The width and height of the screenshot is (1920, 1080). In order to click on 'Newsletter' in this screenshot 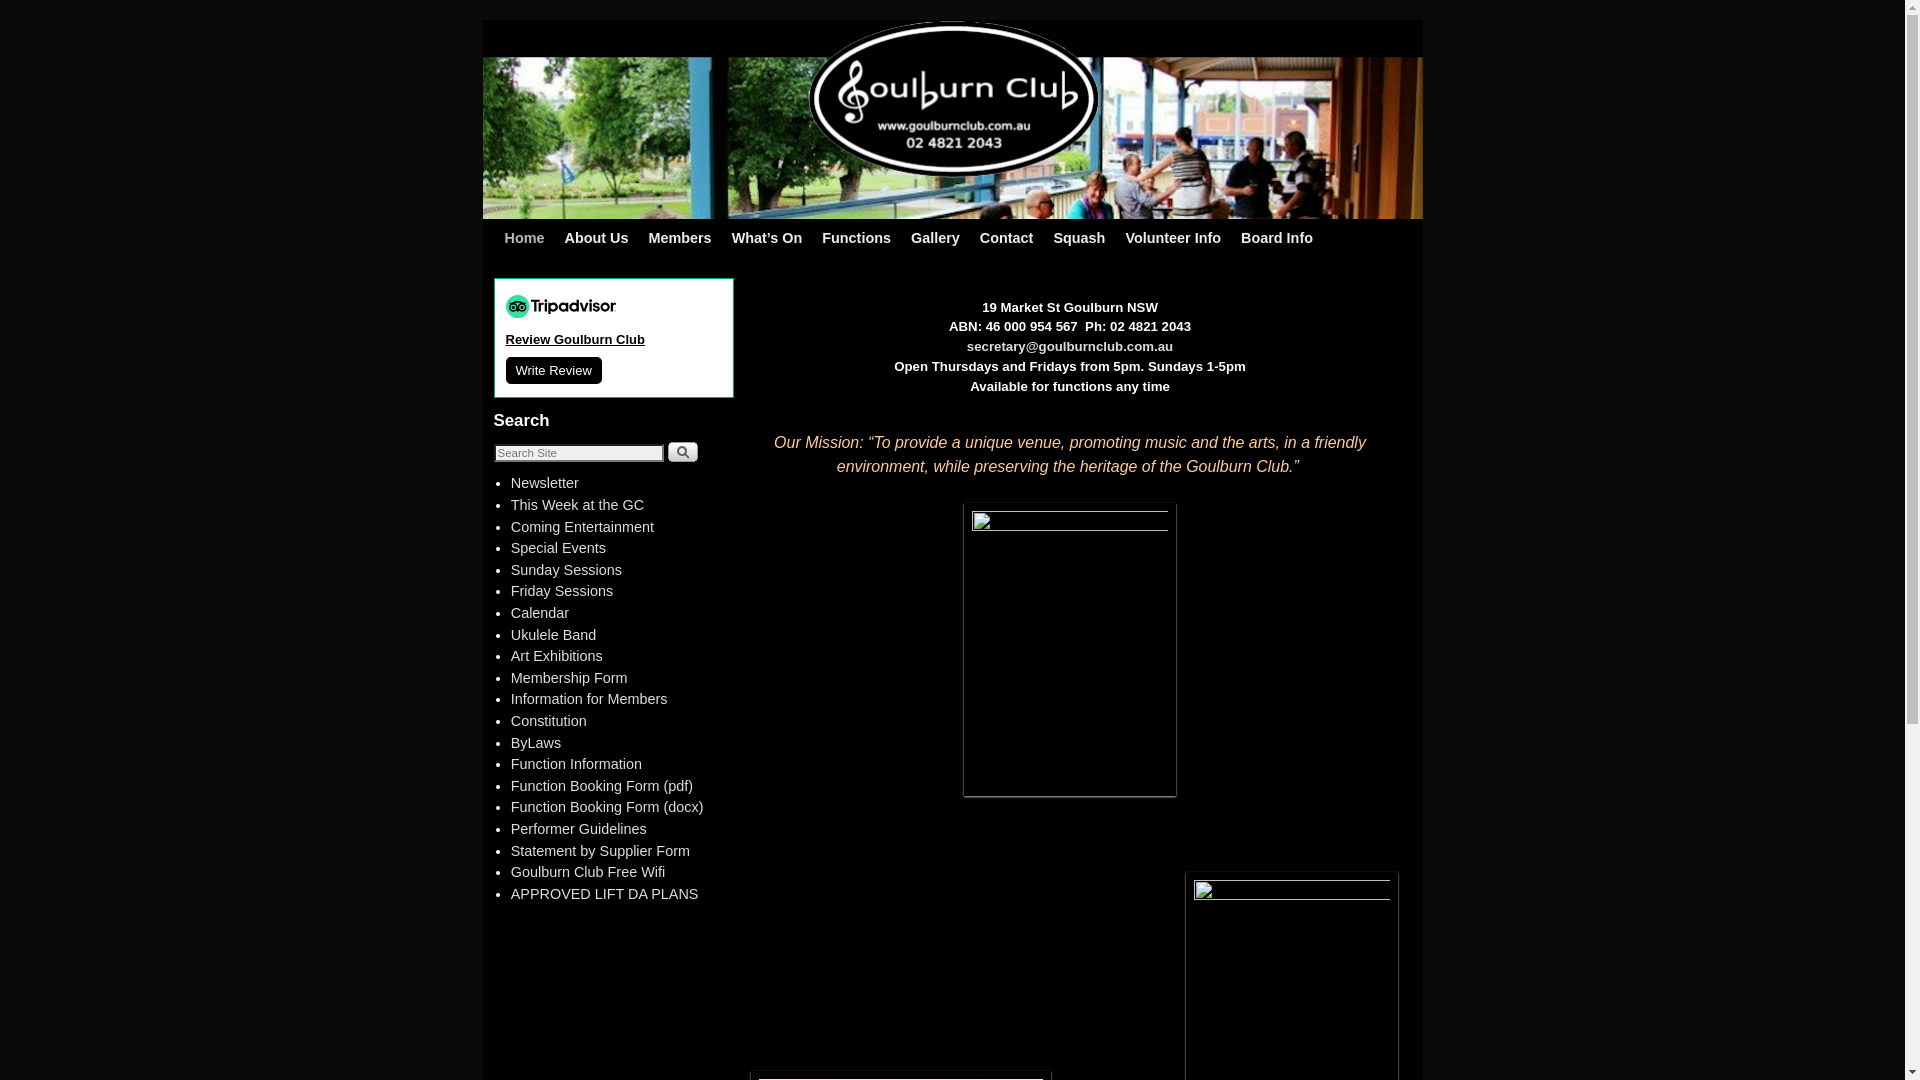, I will do `click(510, 482)`.